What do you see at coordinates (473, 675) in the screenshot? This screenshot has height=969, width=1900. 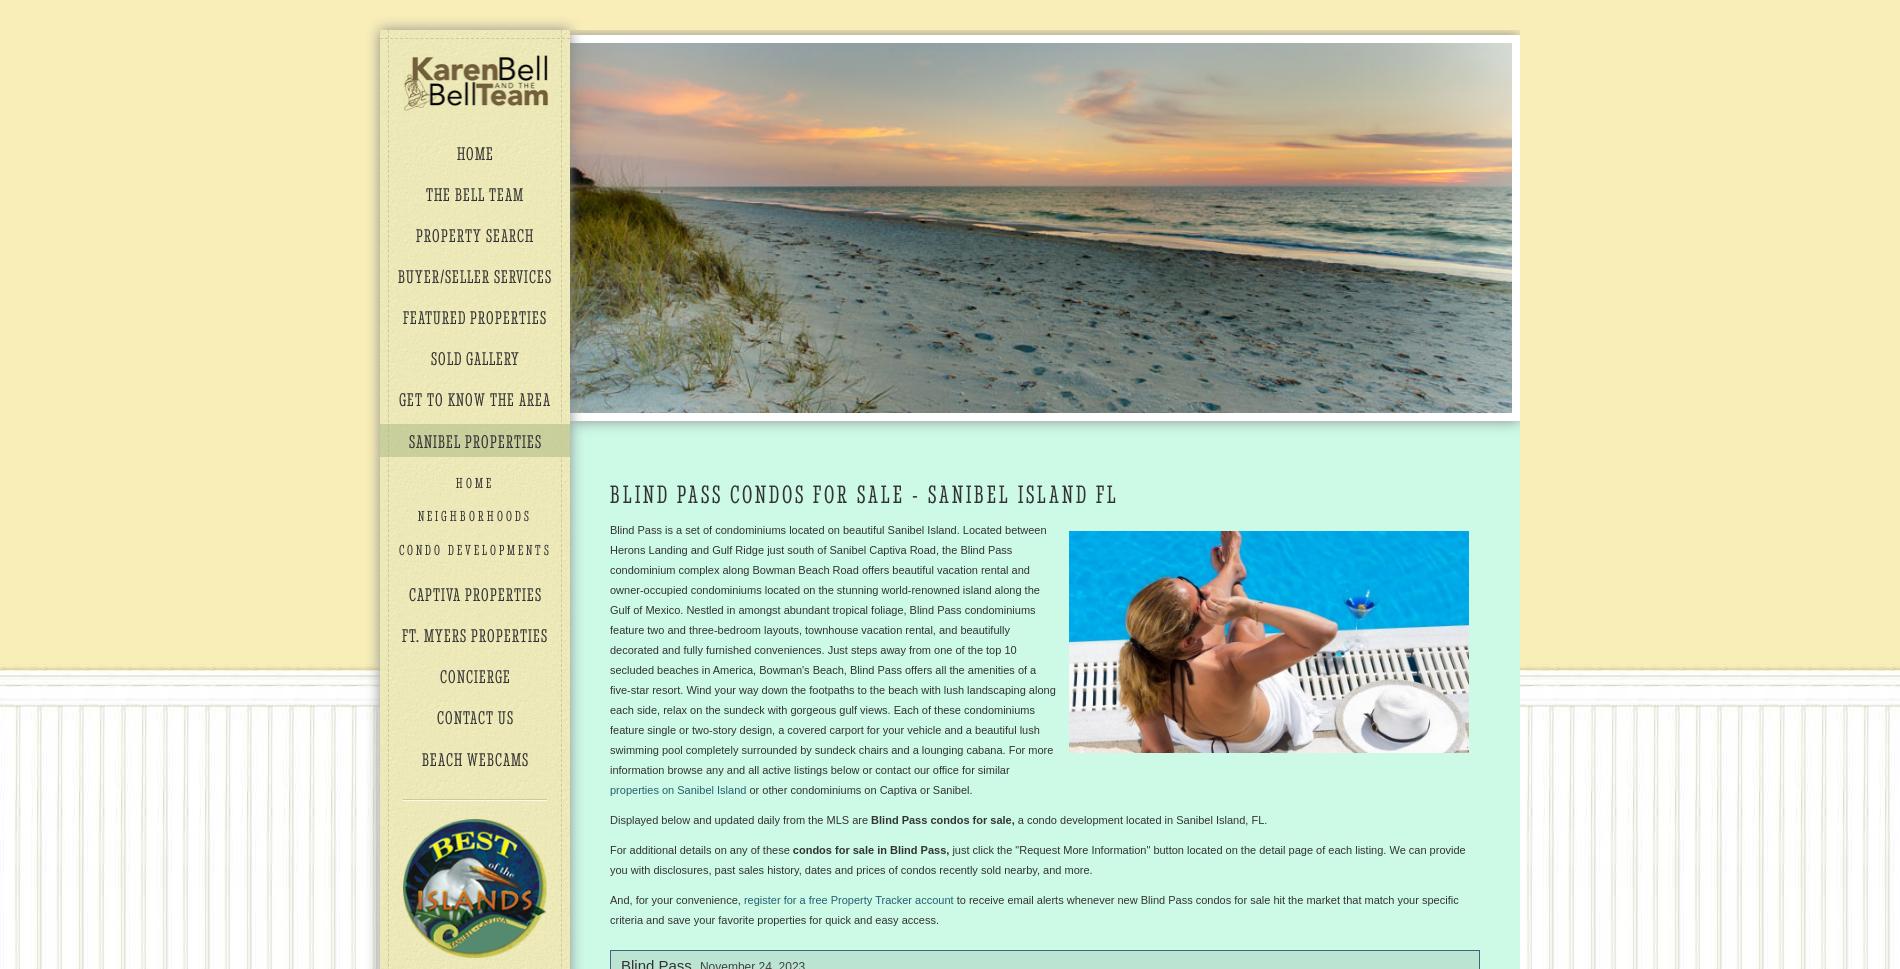 I see `'Concierge'` at bounding box center [473, 675].